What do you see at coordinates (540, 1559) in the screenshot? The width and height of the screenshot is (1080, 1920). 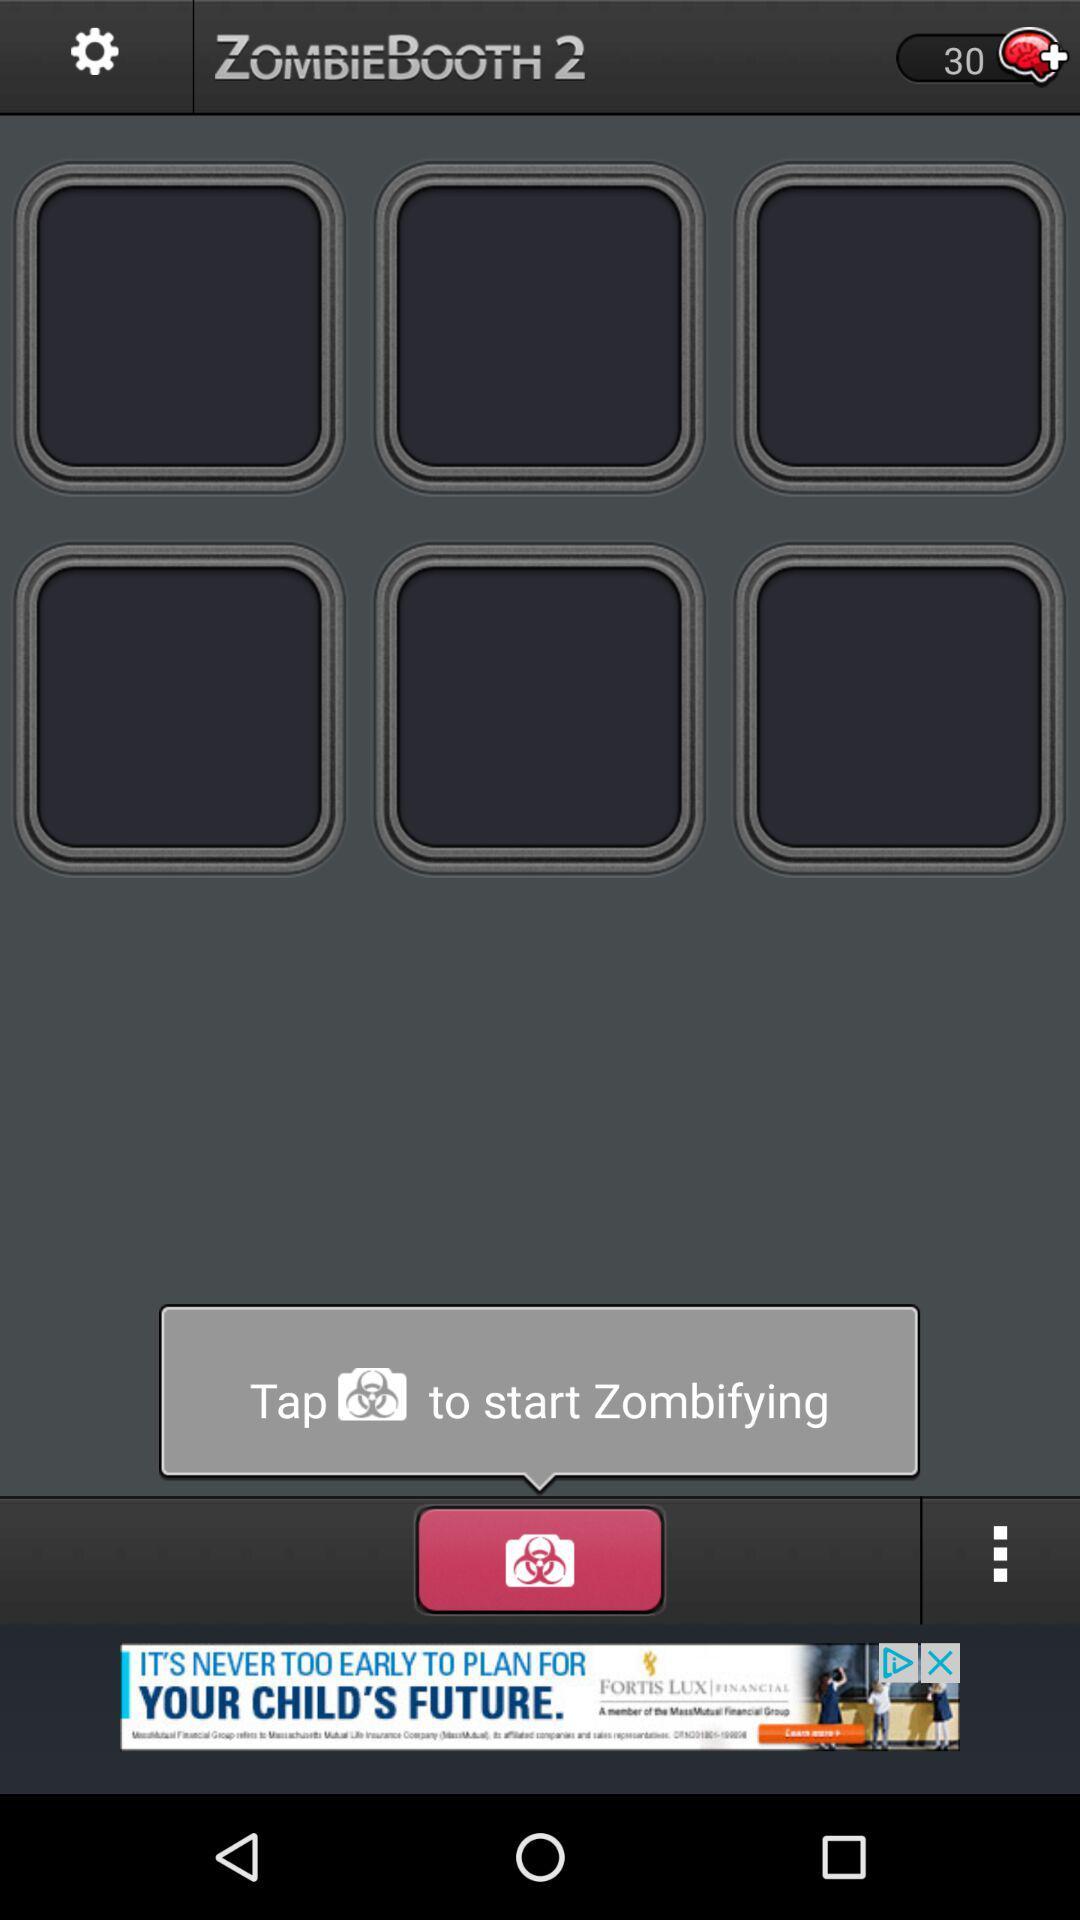 I see `start the effect` at bounding box center [540, 1559].